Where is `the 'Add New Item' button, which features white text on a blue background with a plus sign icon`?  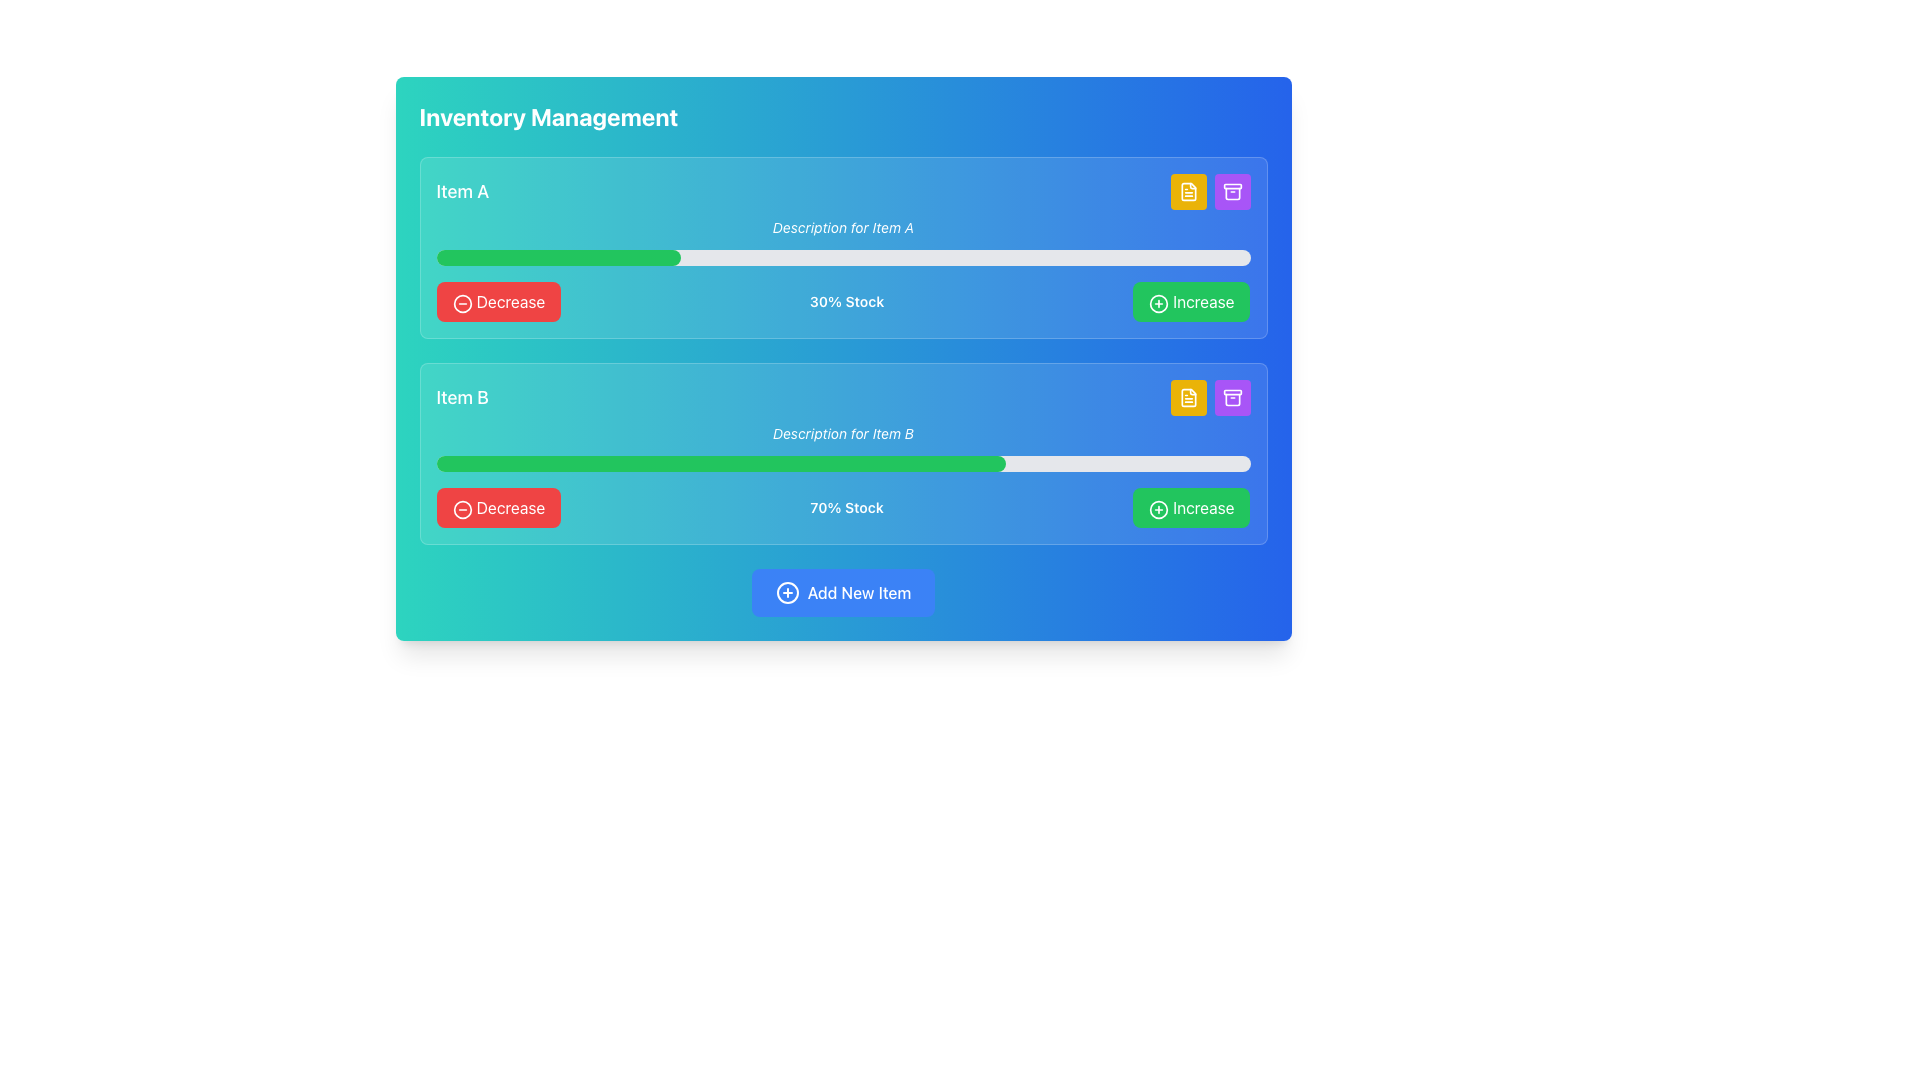
the 'Add New Item' button, which features white text on a blue background with a plus sign icon is located at coordinates (843, 592).